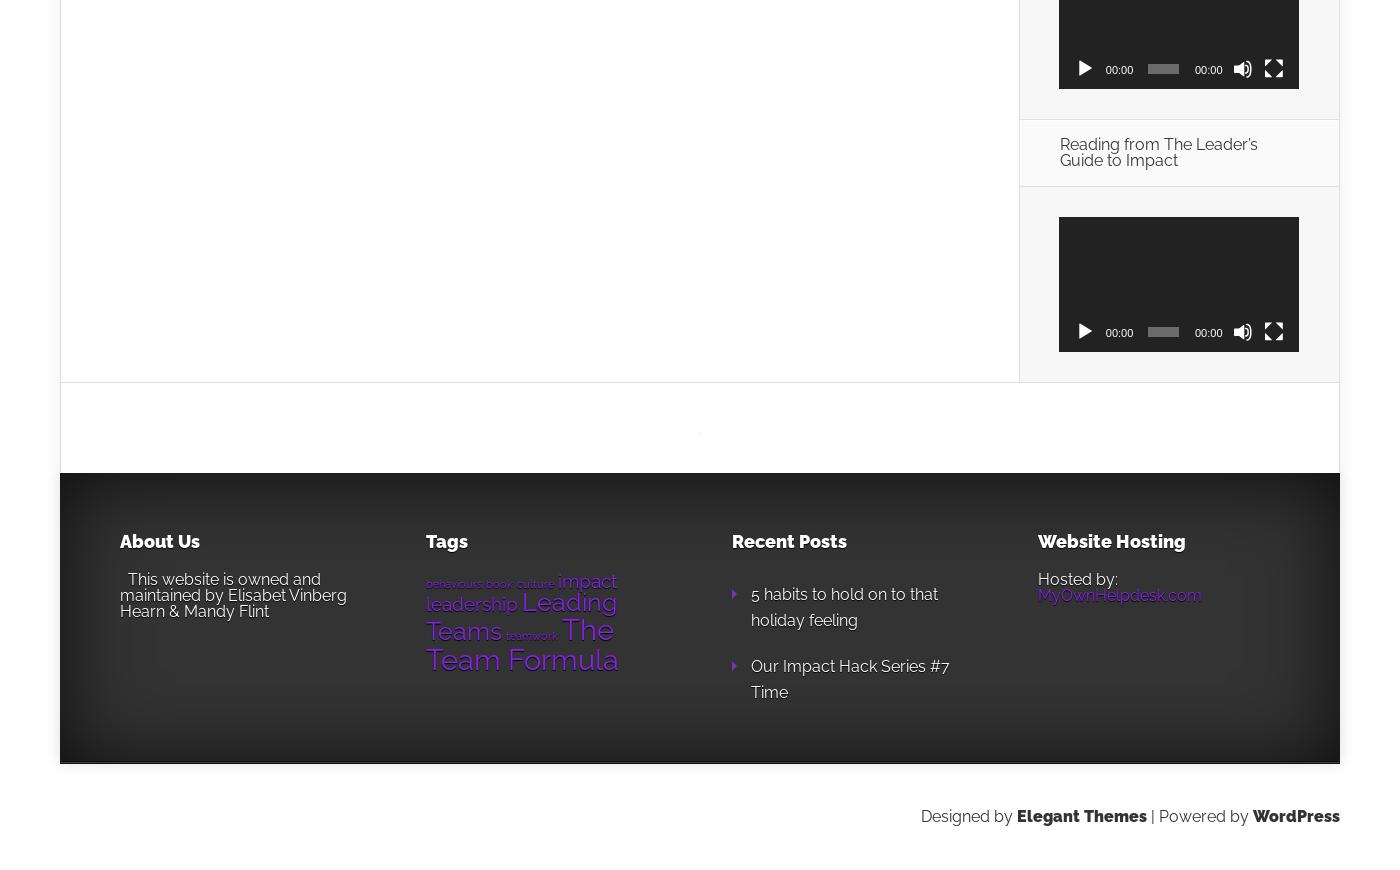 This screenshot has width=1400, height=870. What do you see at coordinates (454, 581) in the screenshot?
I see `'behaviours'` at bounding box center [454, 581].